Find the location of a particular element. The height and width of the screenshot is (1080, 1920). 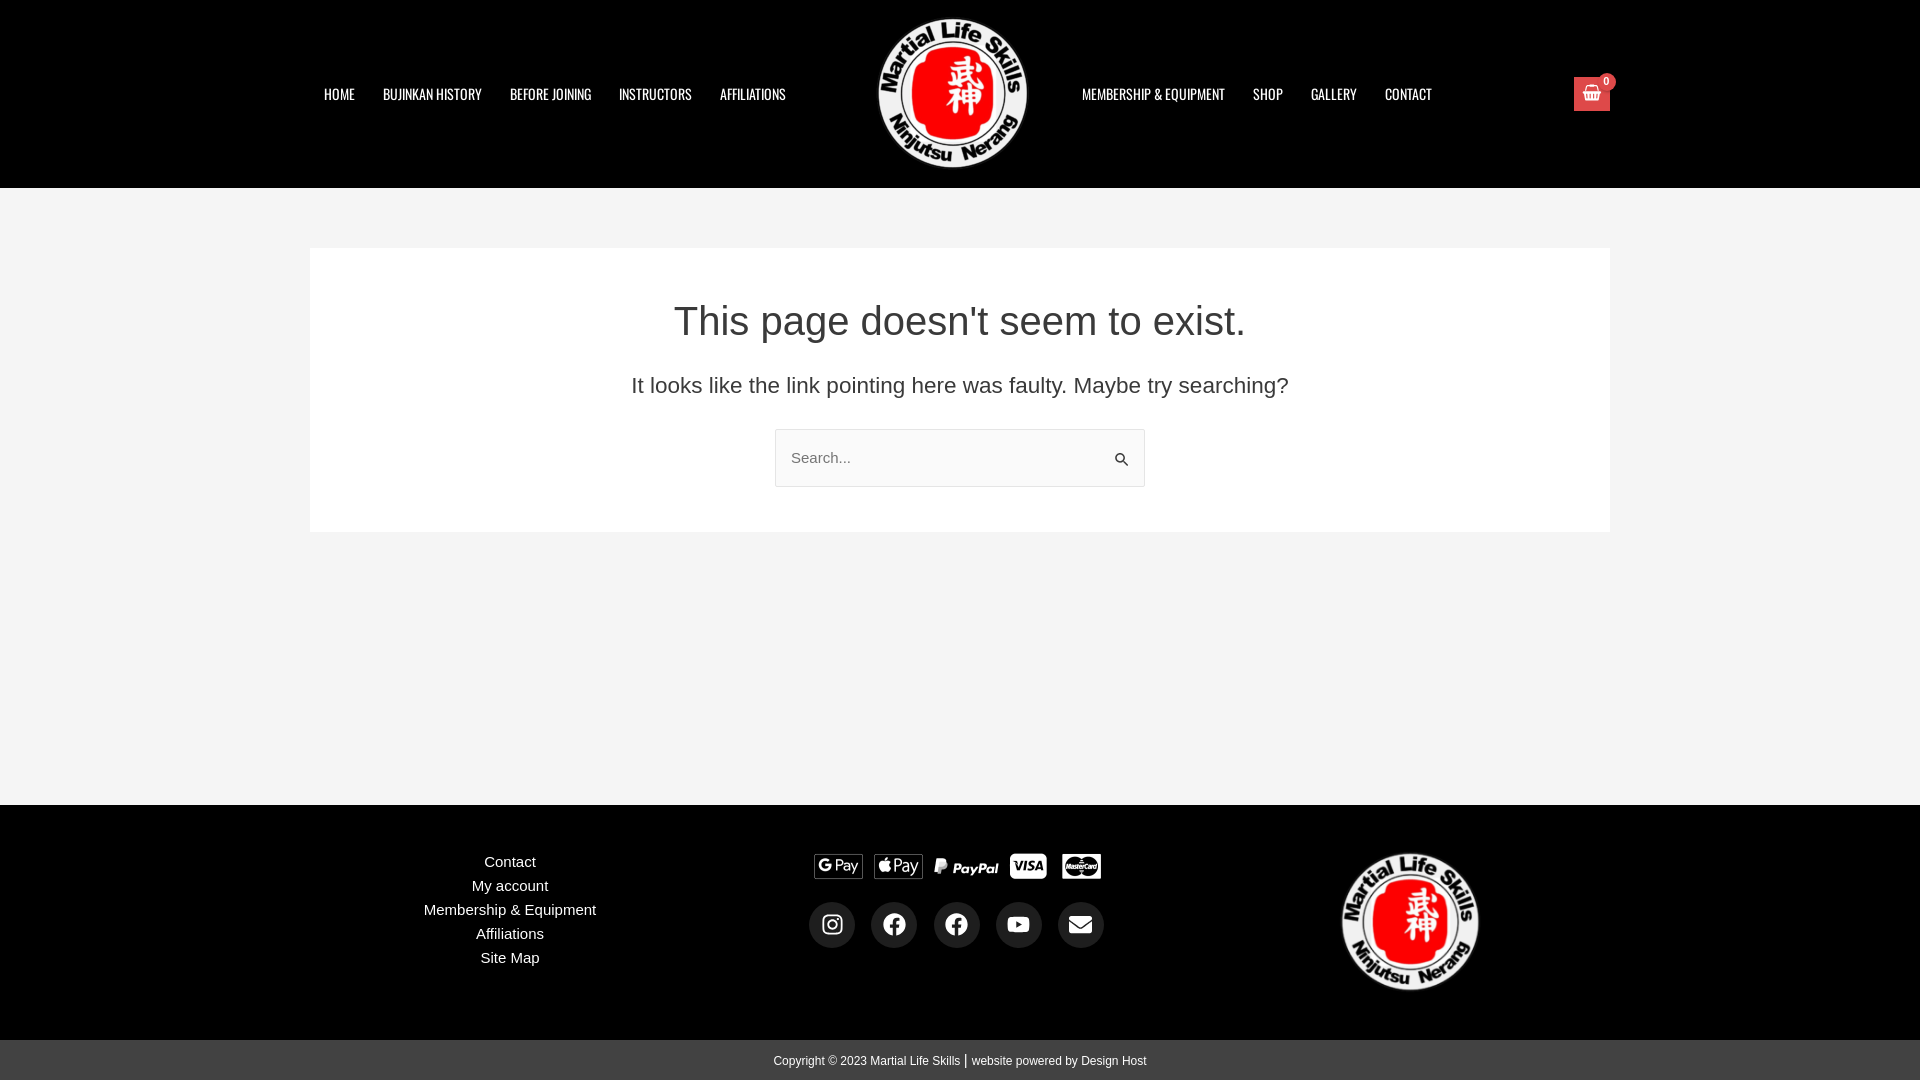

'Search' is located at coordinates (1098, 447).